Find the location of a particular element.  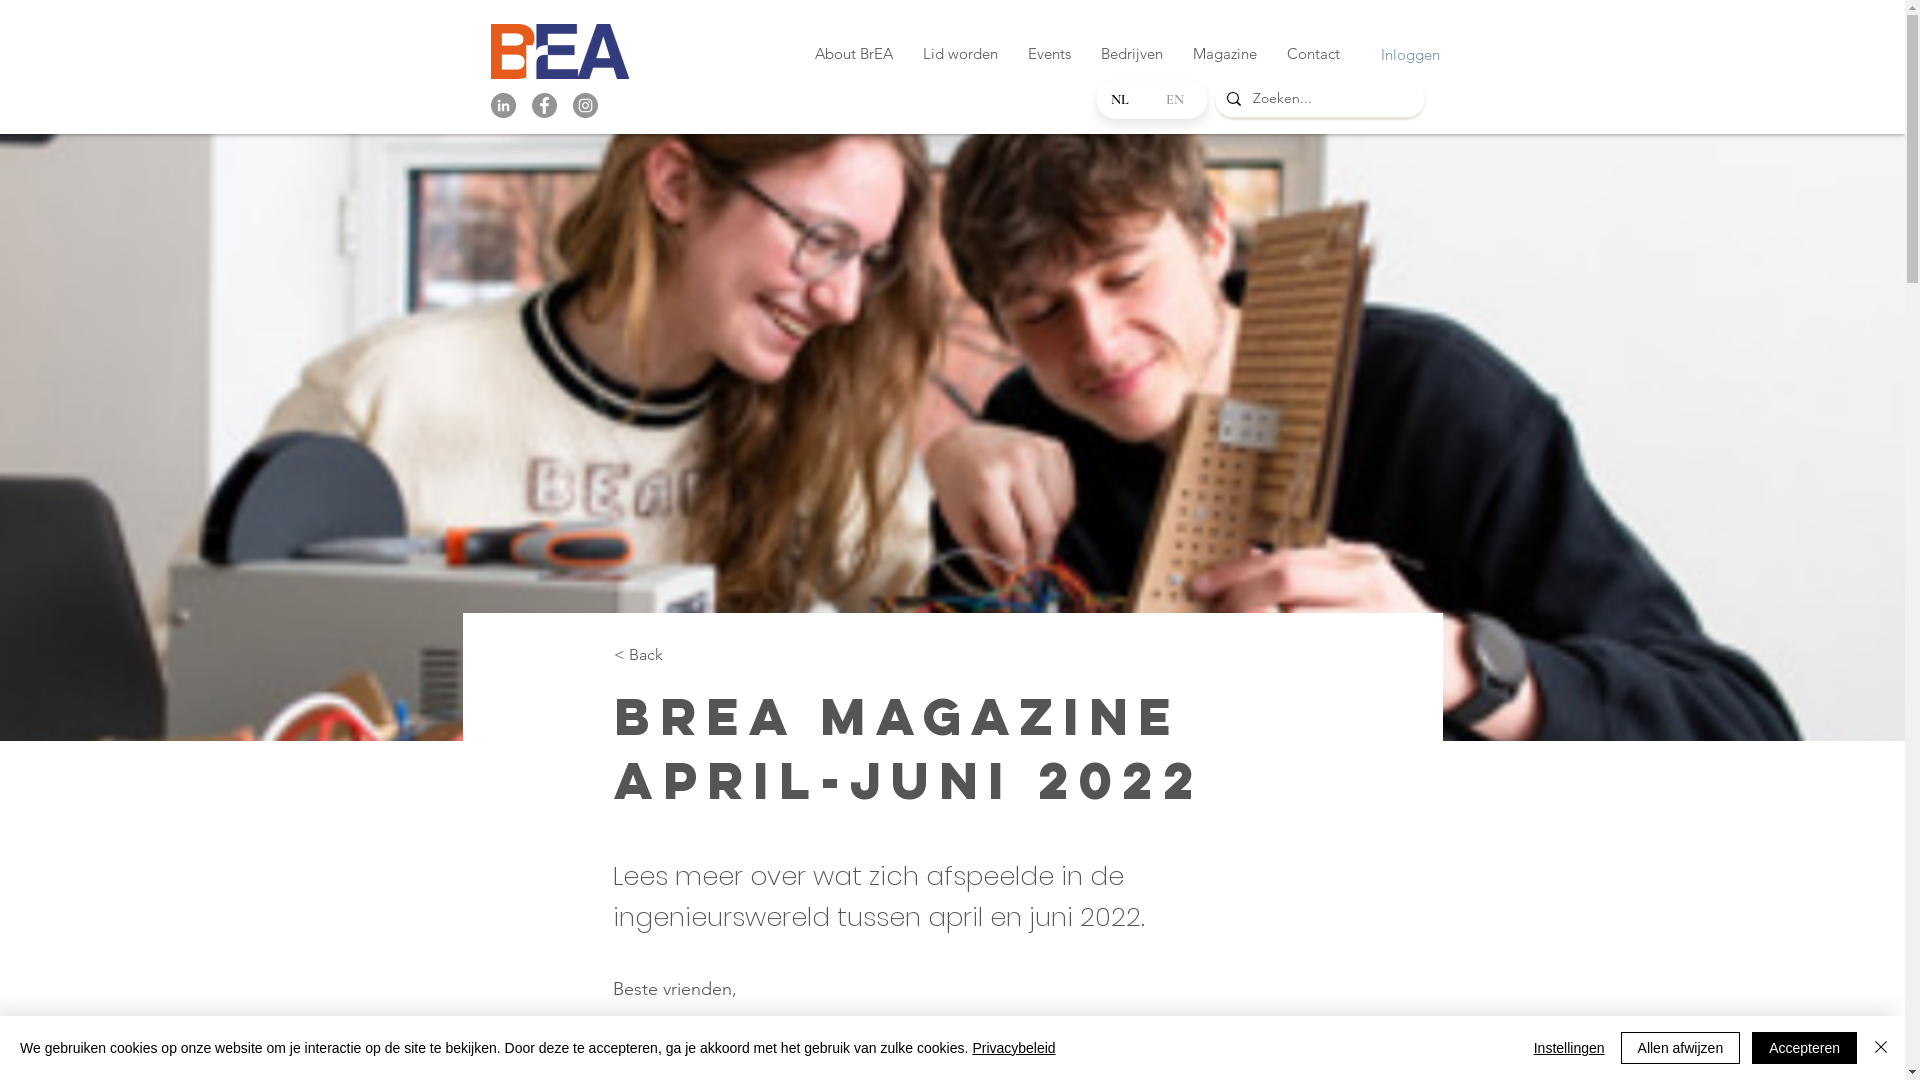

'Bedrijven' is located at coordinates (1132, 53).